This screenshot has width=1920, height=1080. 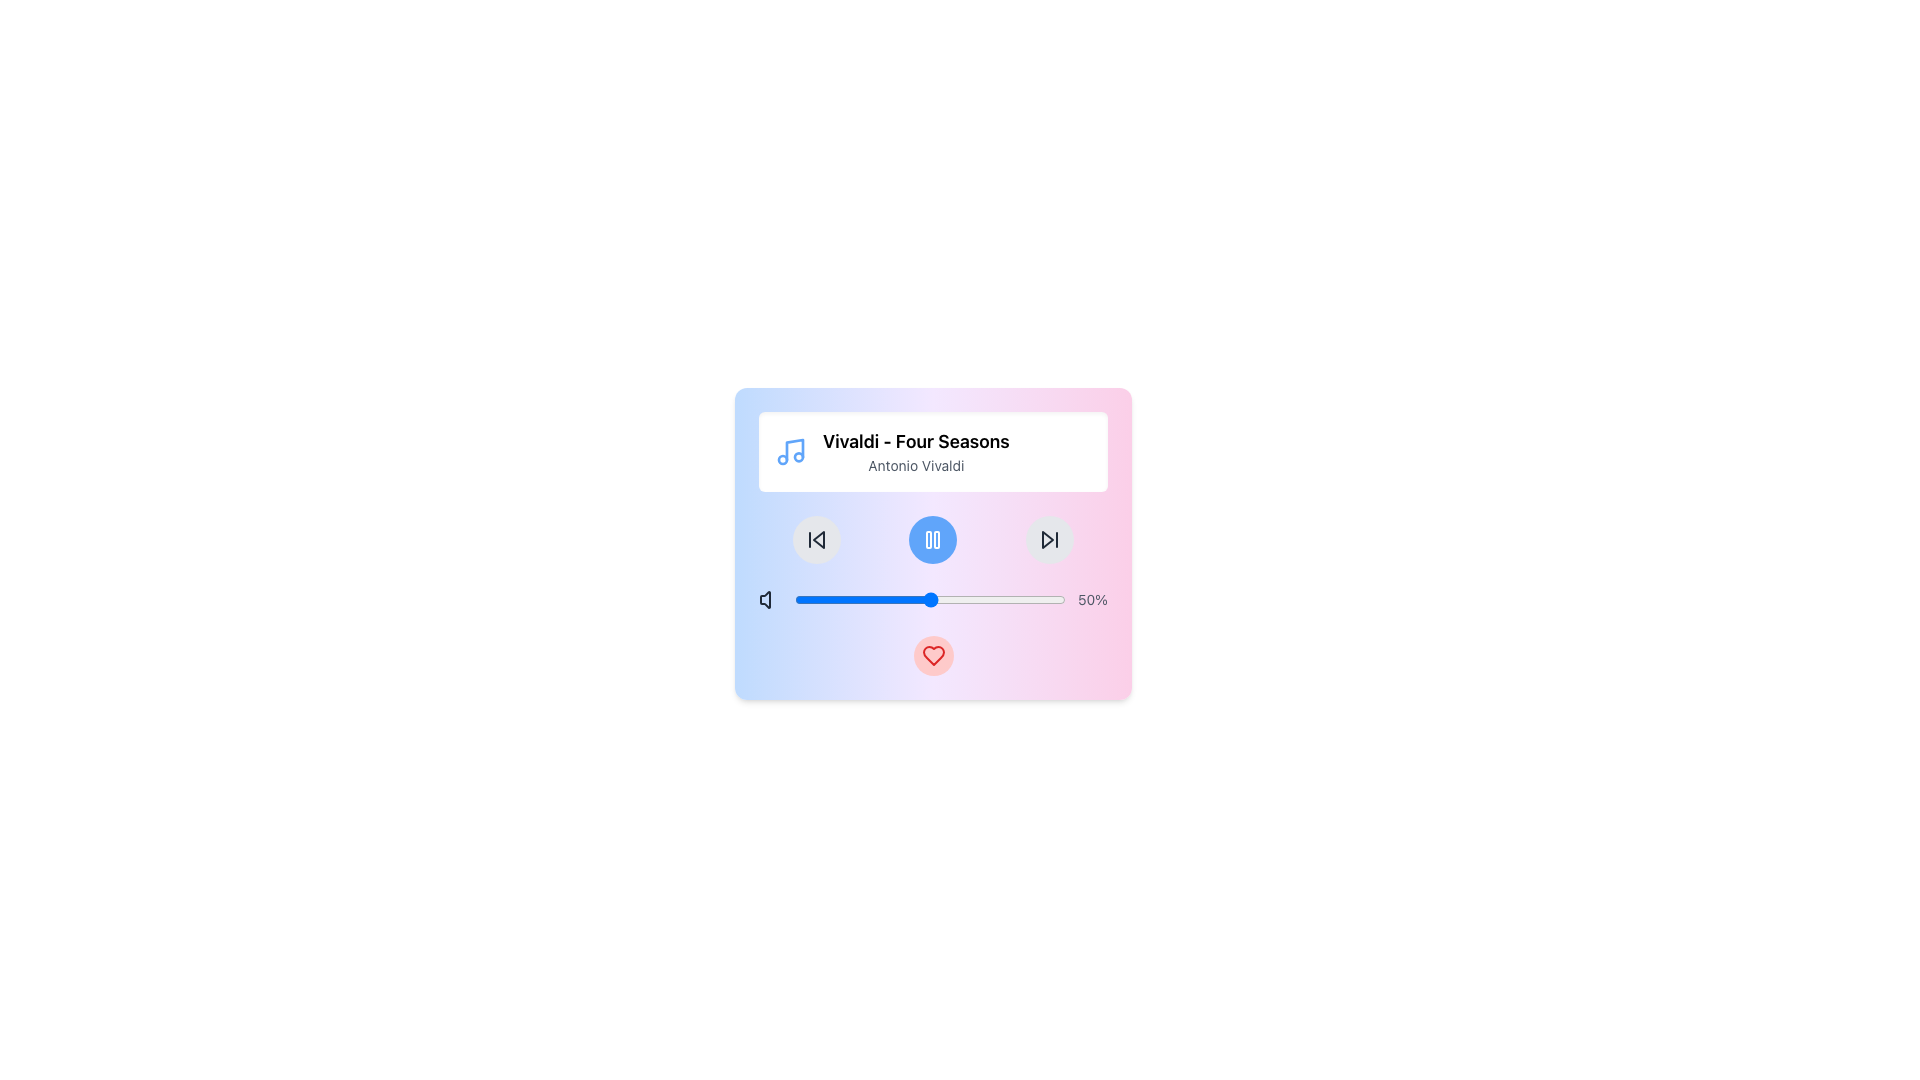 What do you see at coordinates (1048, 540) in the screenshot?
I see `the rightward-pointing triangle icon with a gray outline, located within the music control panel, to skip to the next track` at bounding box center [1048, 540].